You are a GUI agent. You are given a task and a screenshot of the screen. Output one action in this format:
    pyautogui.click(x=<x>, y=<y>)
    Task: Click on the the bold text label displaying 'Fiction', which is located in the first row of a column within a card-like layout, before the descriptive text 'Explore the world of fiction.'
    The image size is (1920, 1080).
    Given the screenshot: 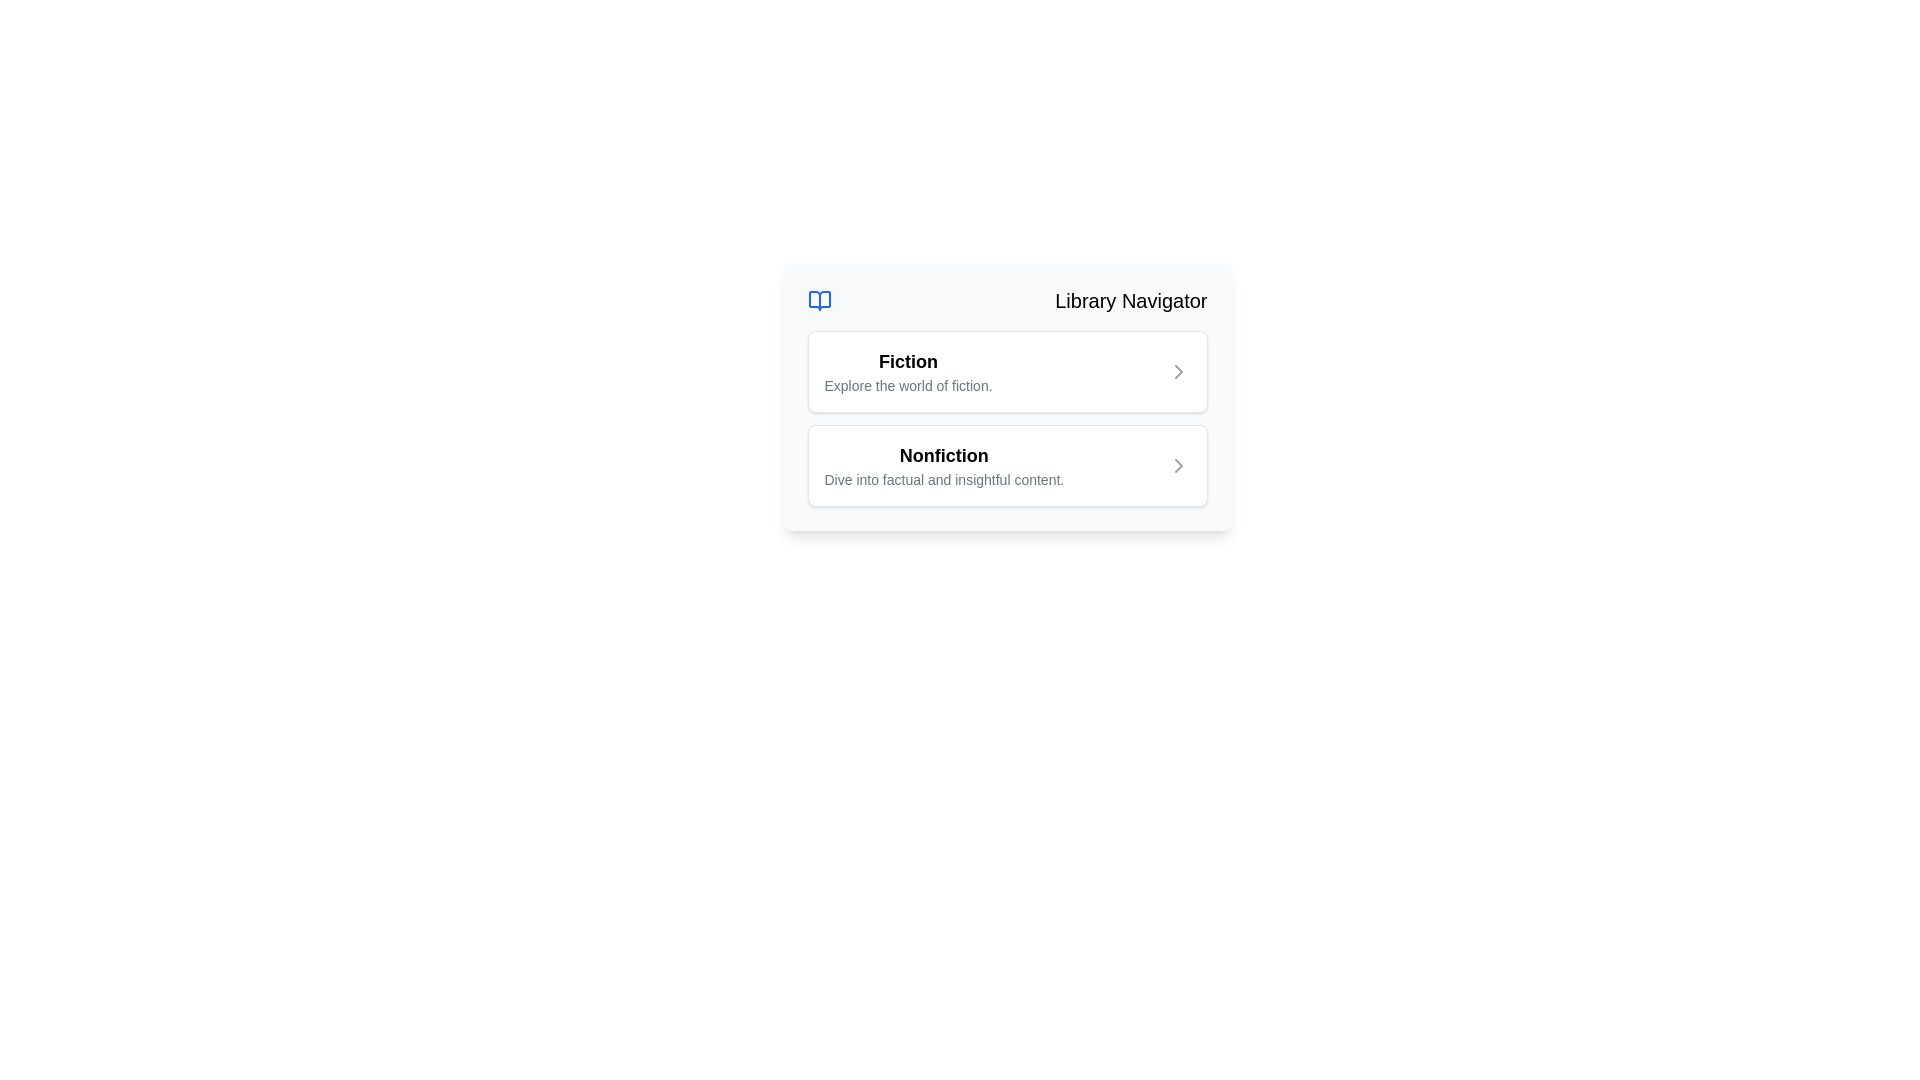 What is the action you would take?
    pyautogui.click(x=907, y=362)
    